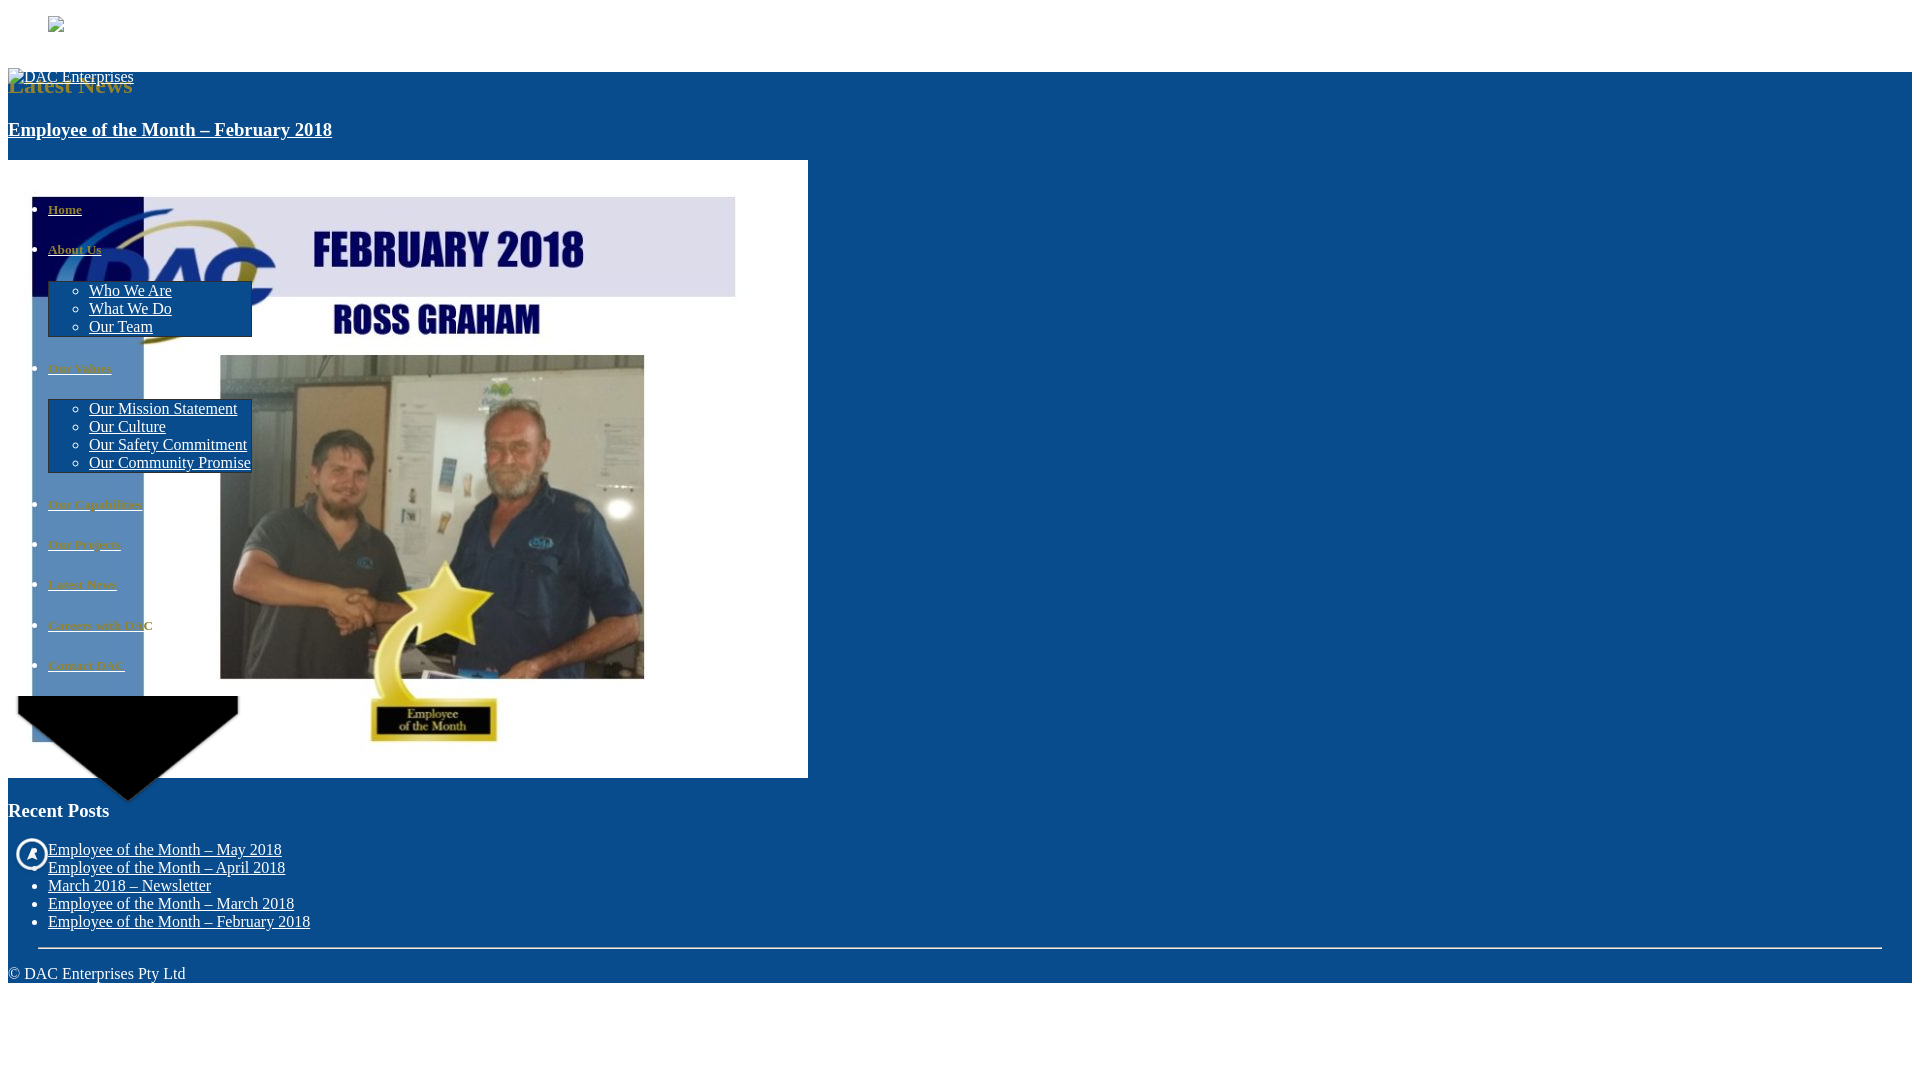  What do you see at coordinates (168, 443) in the screenshot?
I see `'Our Safety Commitment'` at bounding box center [168, 443].